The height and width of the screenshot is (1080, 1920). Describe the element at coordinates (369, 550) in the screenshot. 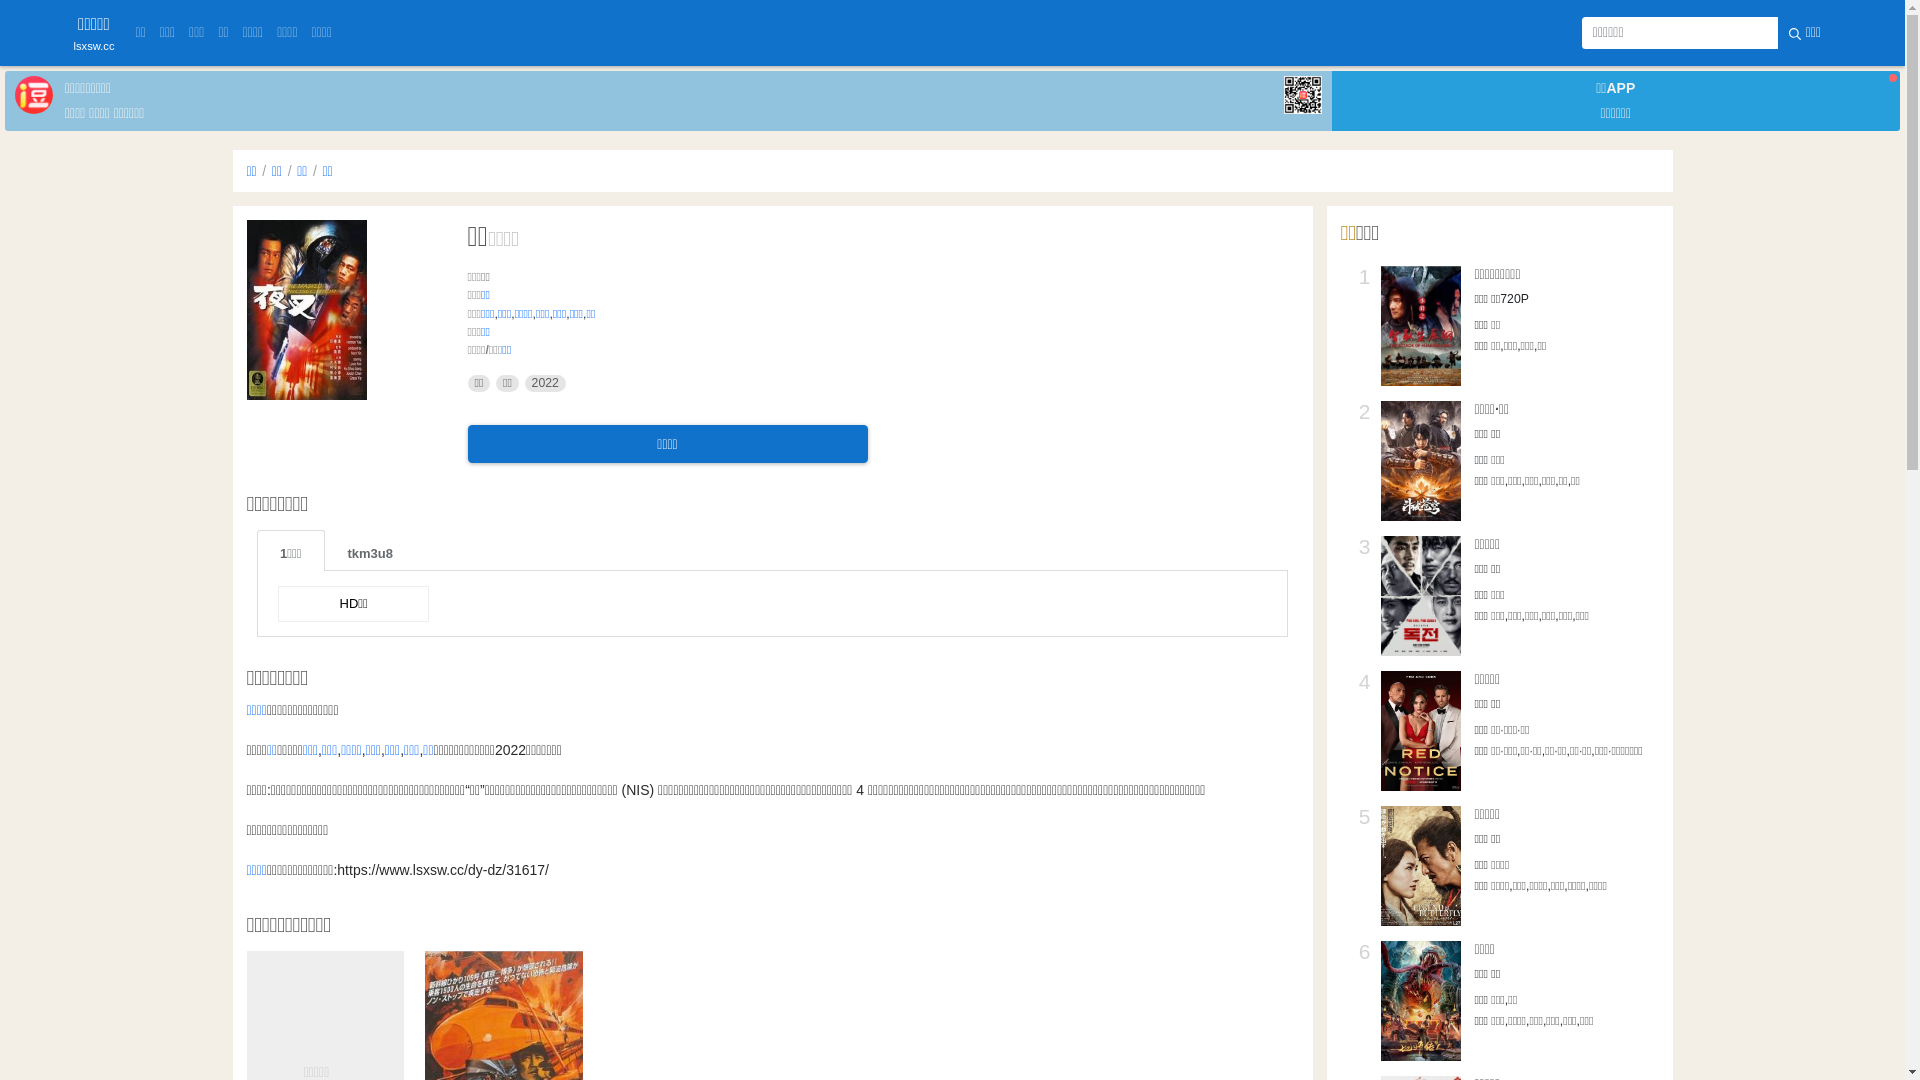

I see `'tkm3u8'` at that location.